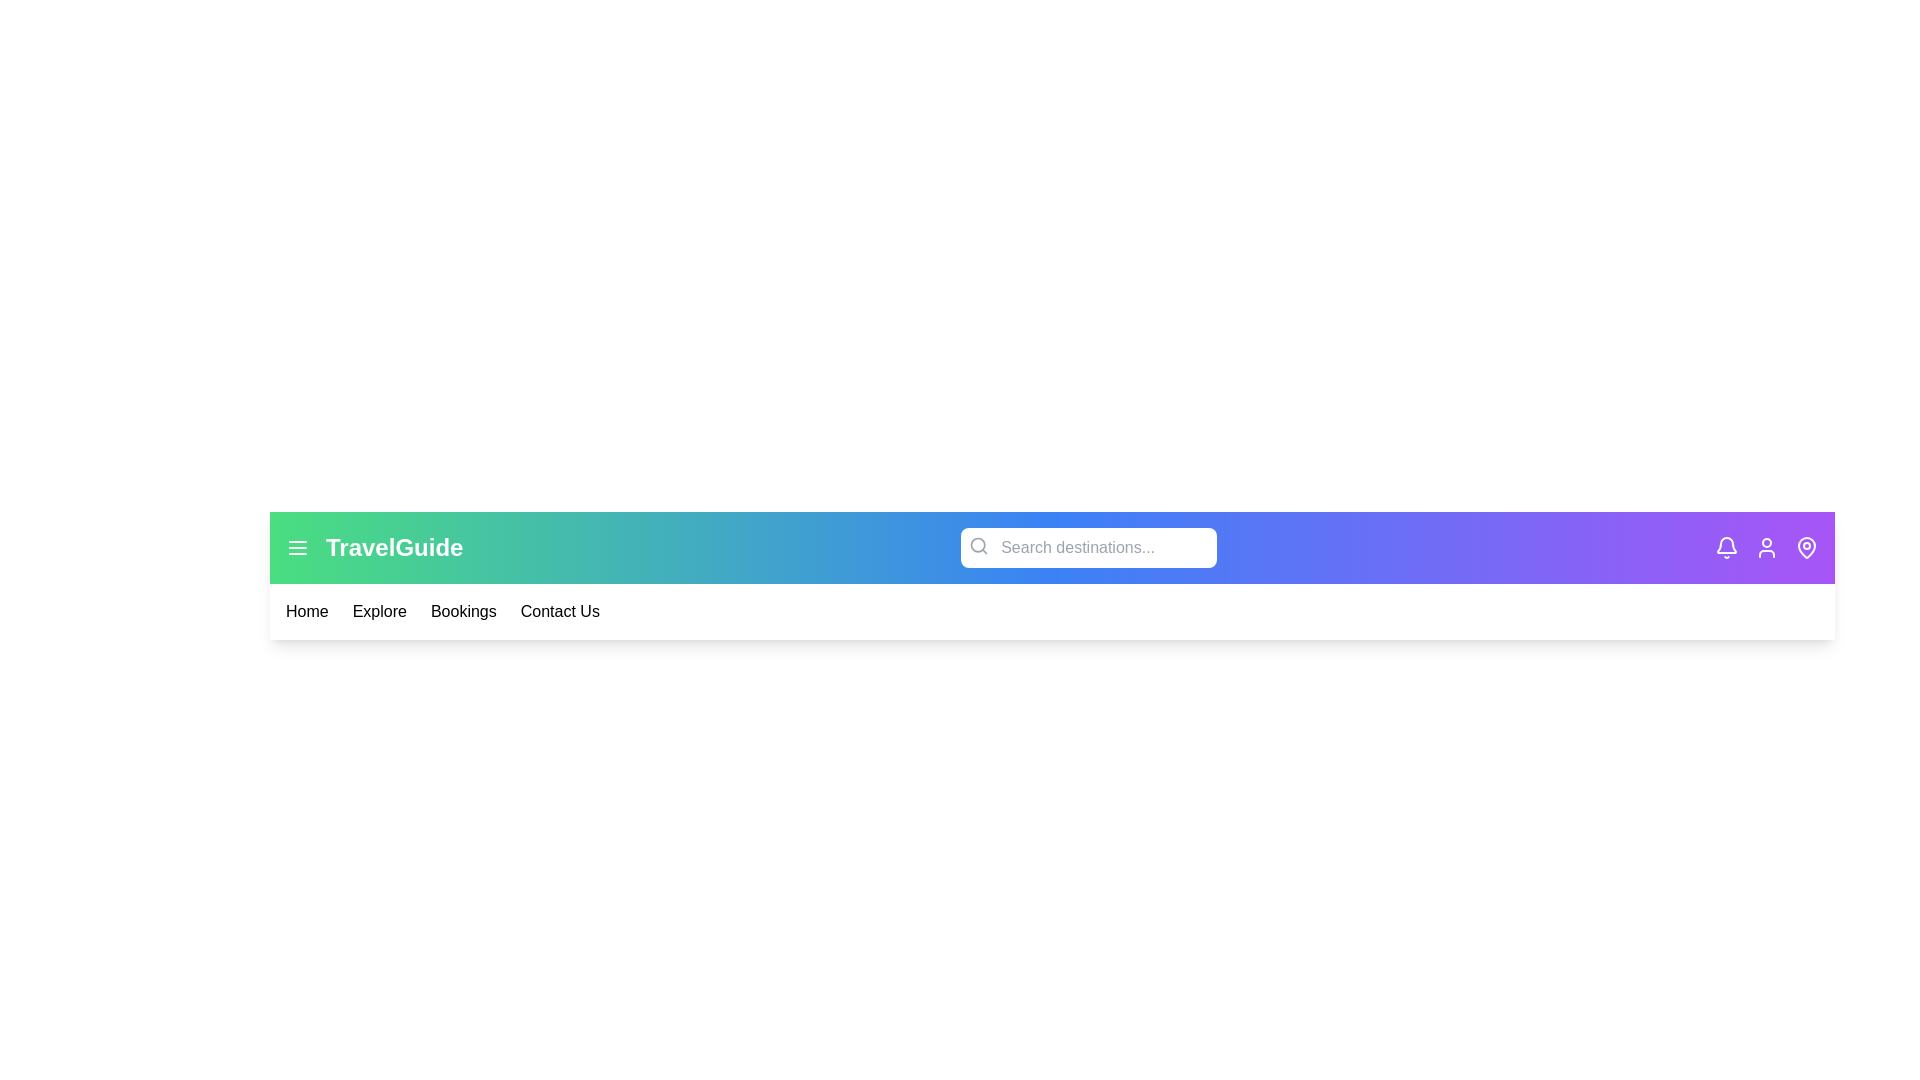 The width and height of the screenshot is (1920, 1080). I want to click on the menu item Contact Us from the navigation bar, so click(560, 611).